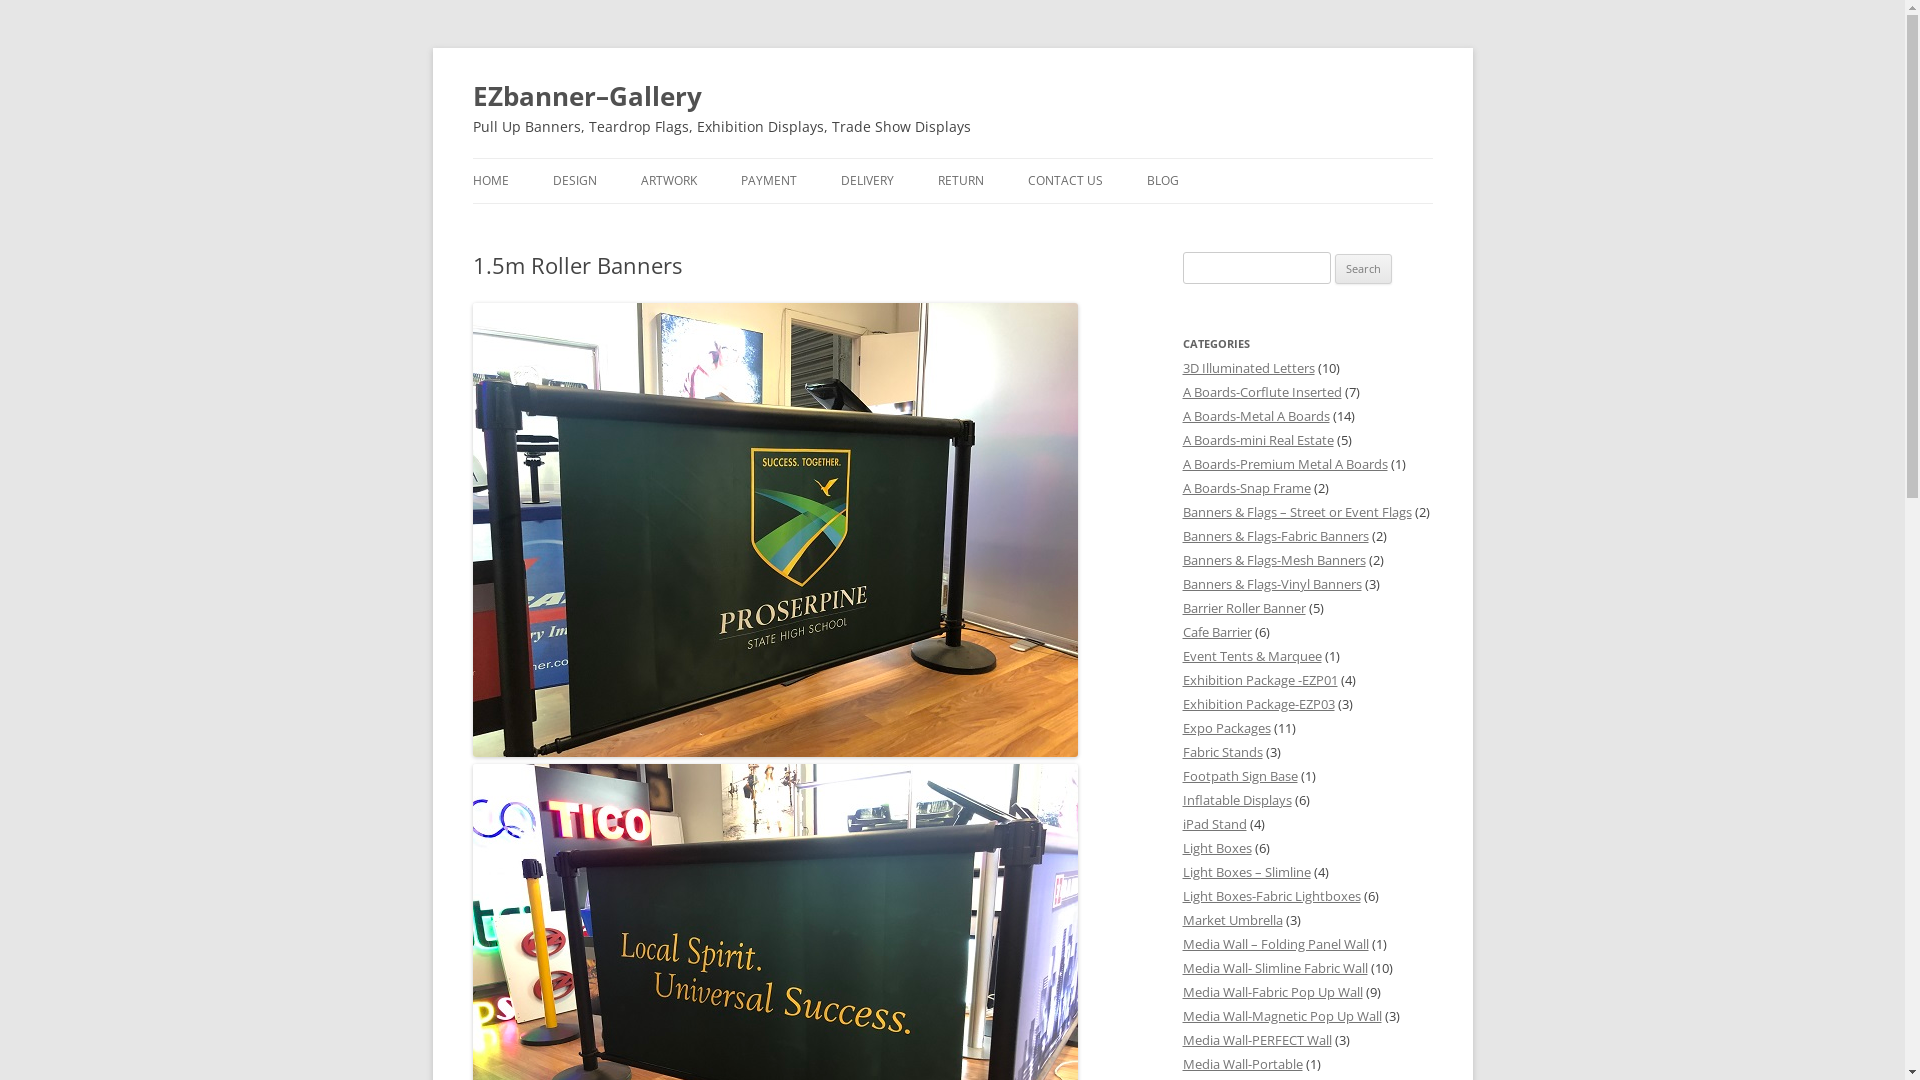 The height and width of the screenshot is (1080, 1920). I want to click on 'Banners & Flags-Fabric Banners', so click(1274, 535).